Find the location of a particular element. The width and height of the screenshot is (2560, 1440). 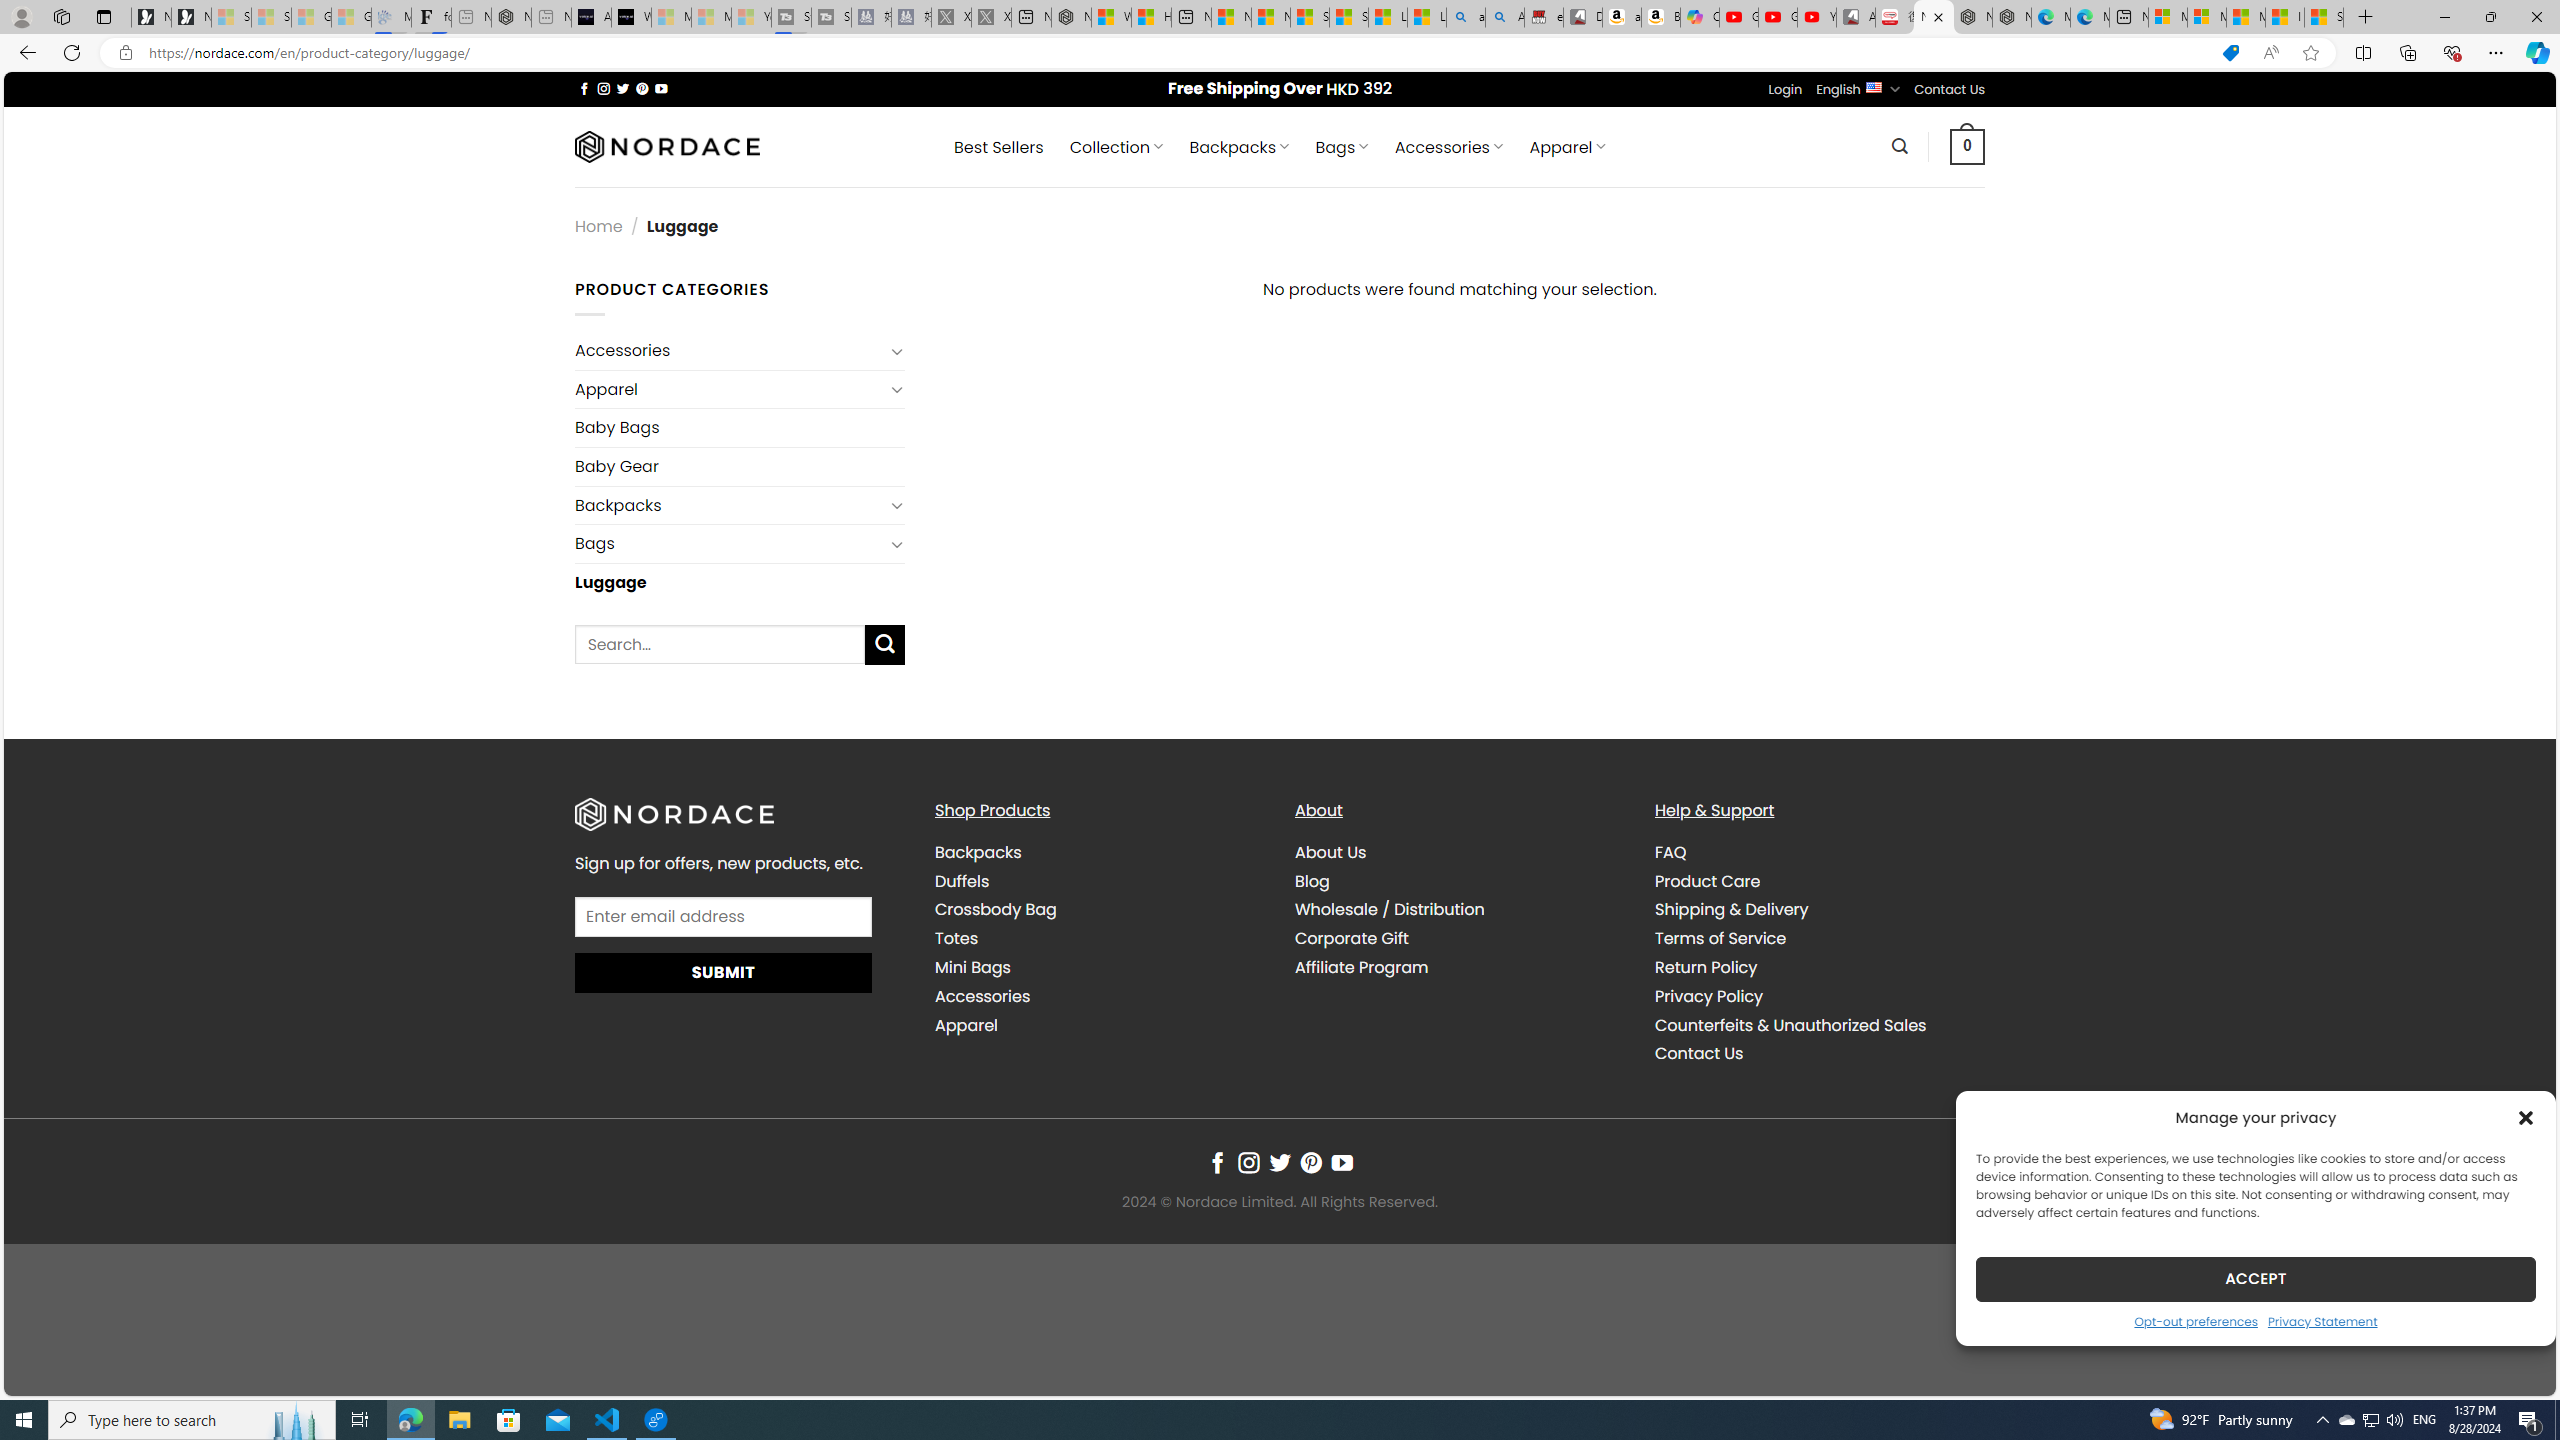

'Affiliate Program' is located at coordinates (1459, 966).